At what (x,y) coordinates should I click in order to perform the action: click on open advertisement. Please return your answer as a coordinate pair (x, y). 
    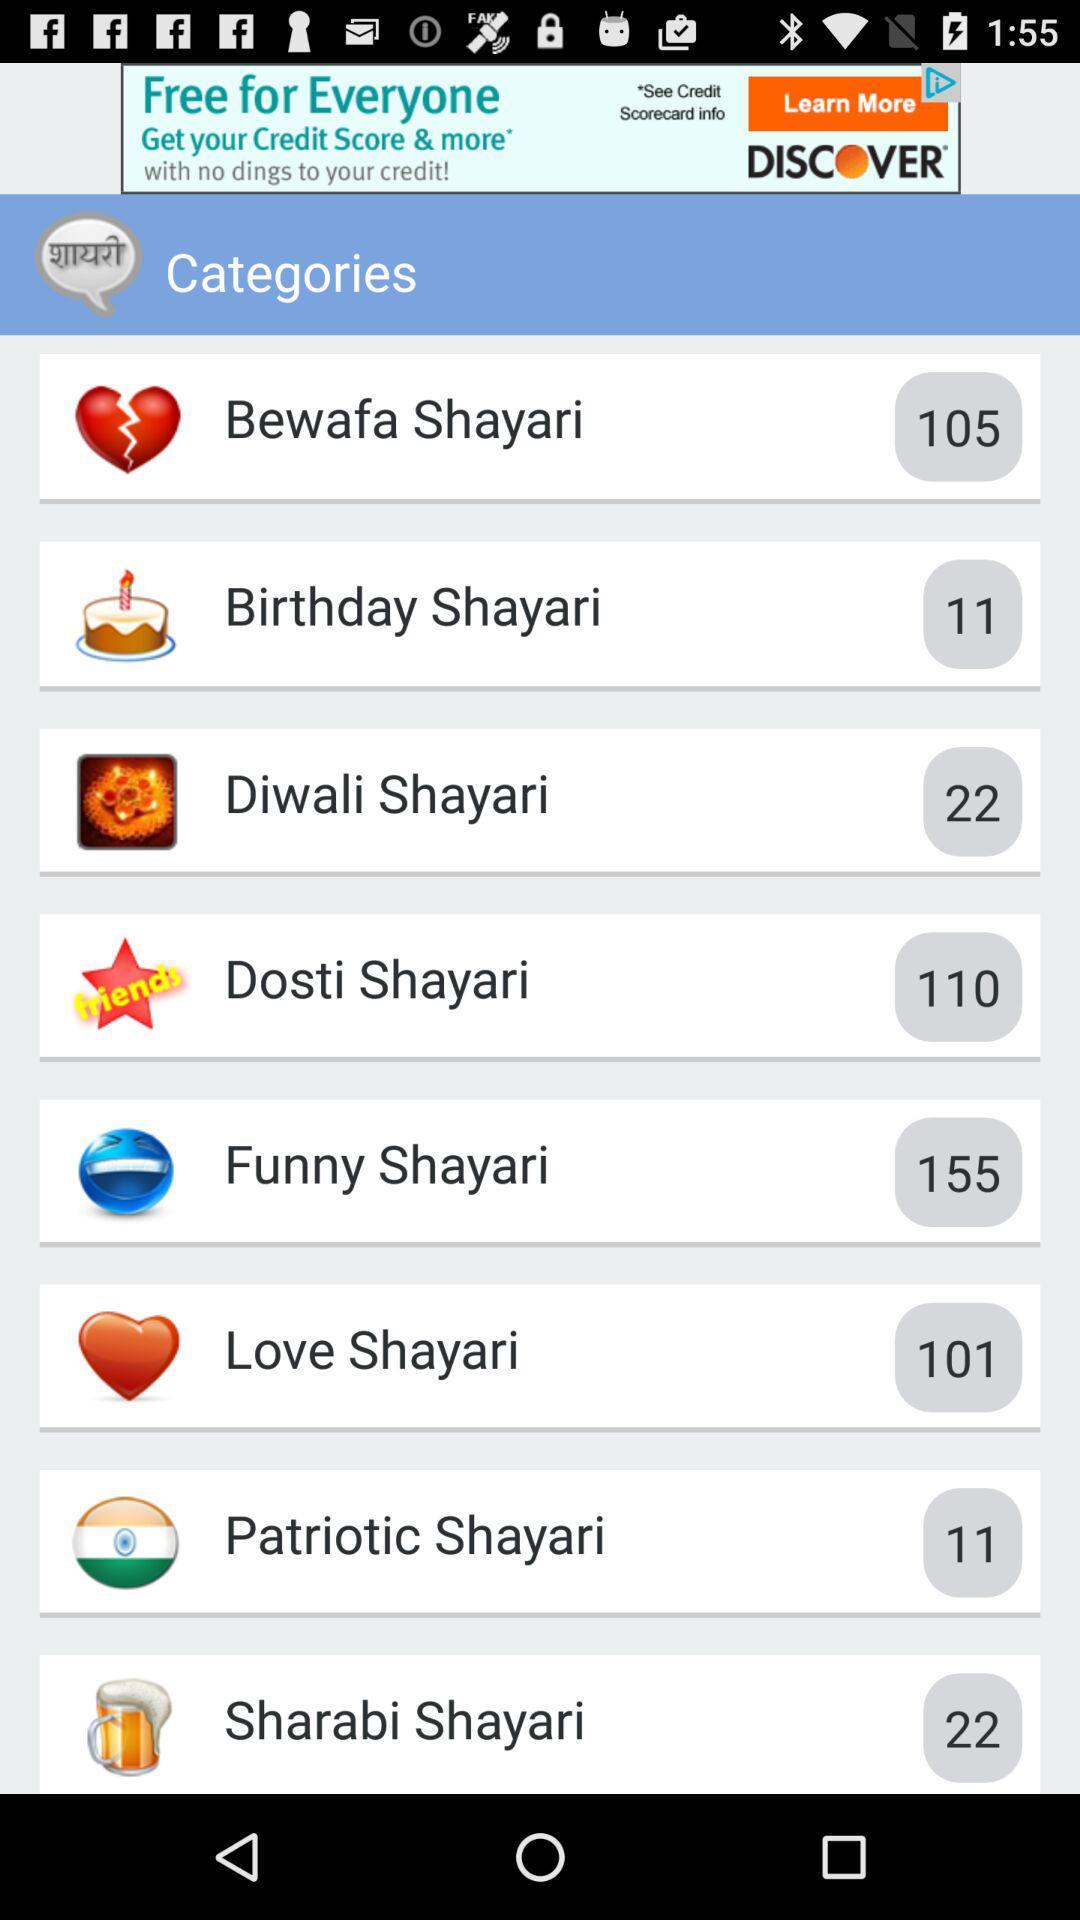
    Looking at the image, I should click on (540, 127).